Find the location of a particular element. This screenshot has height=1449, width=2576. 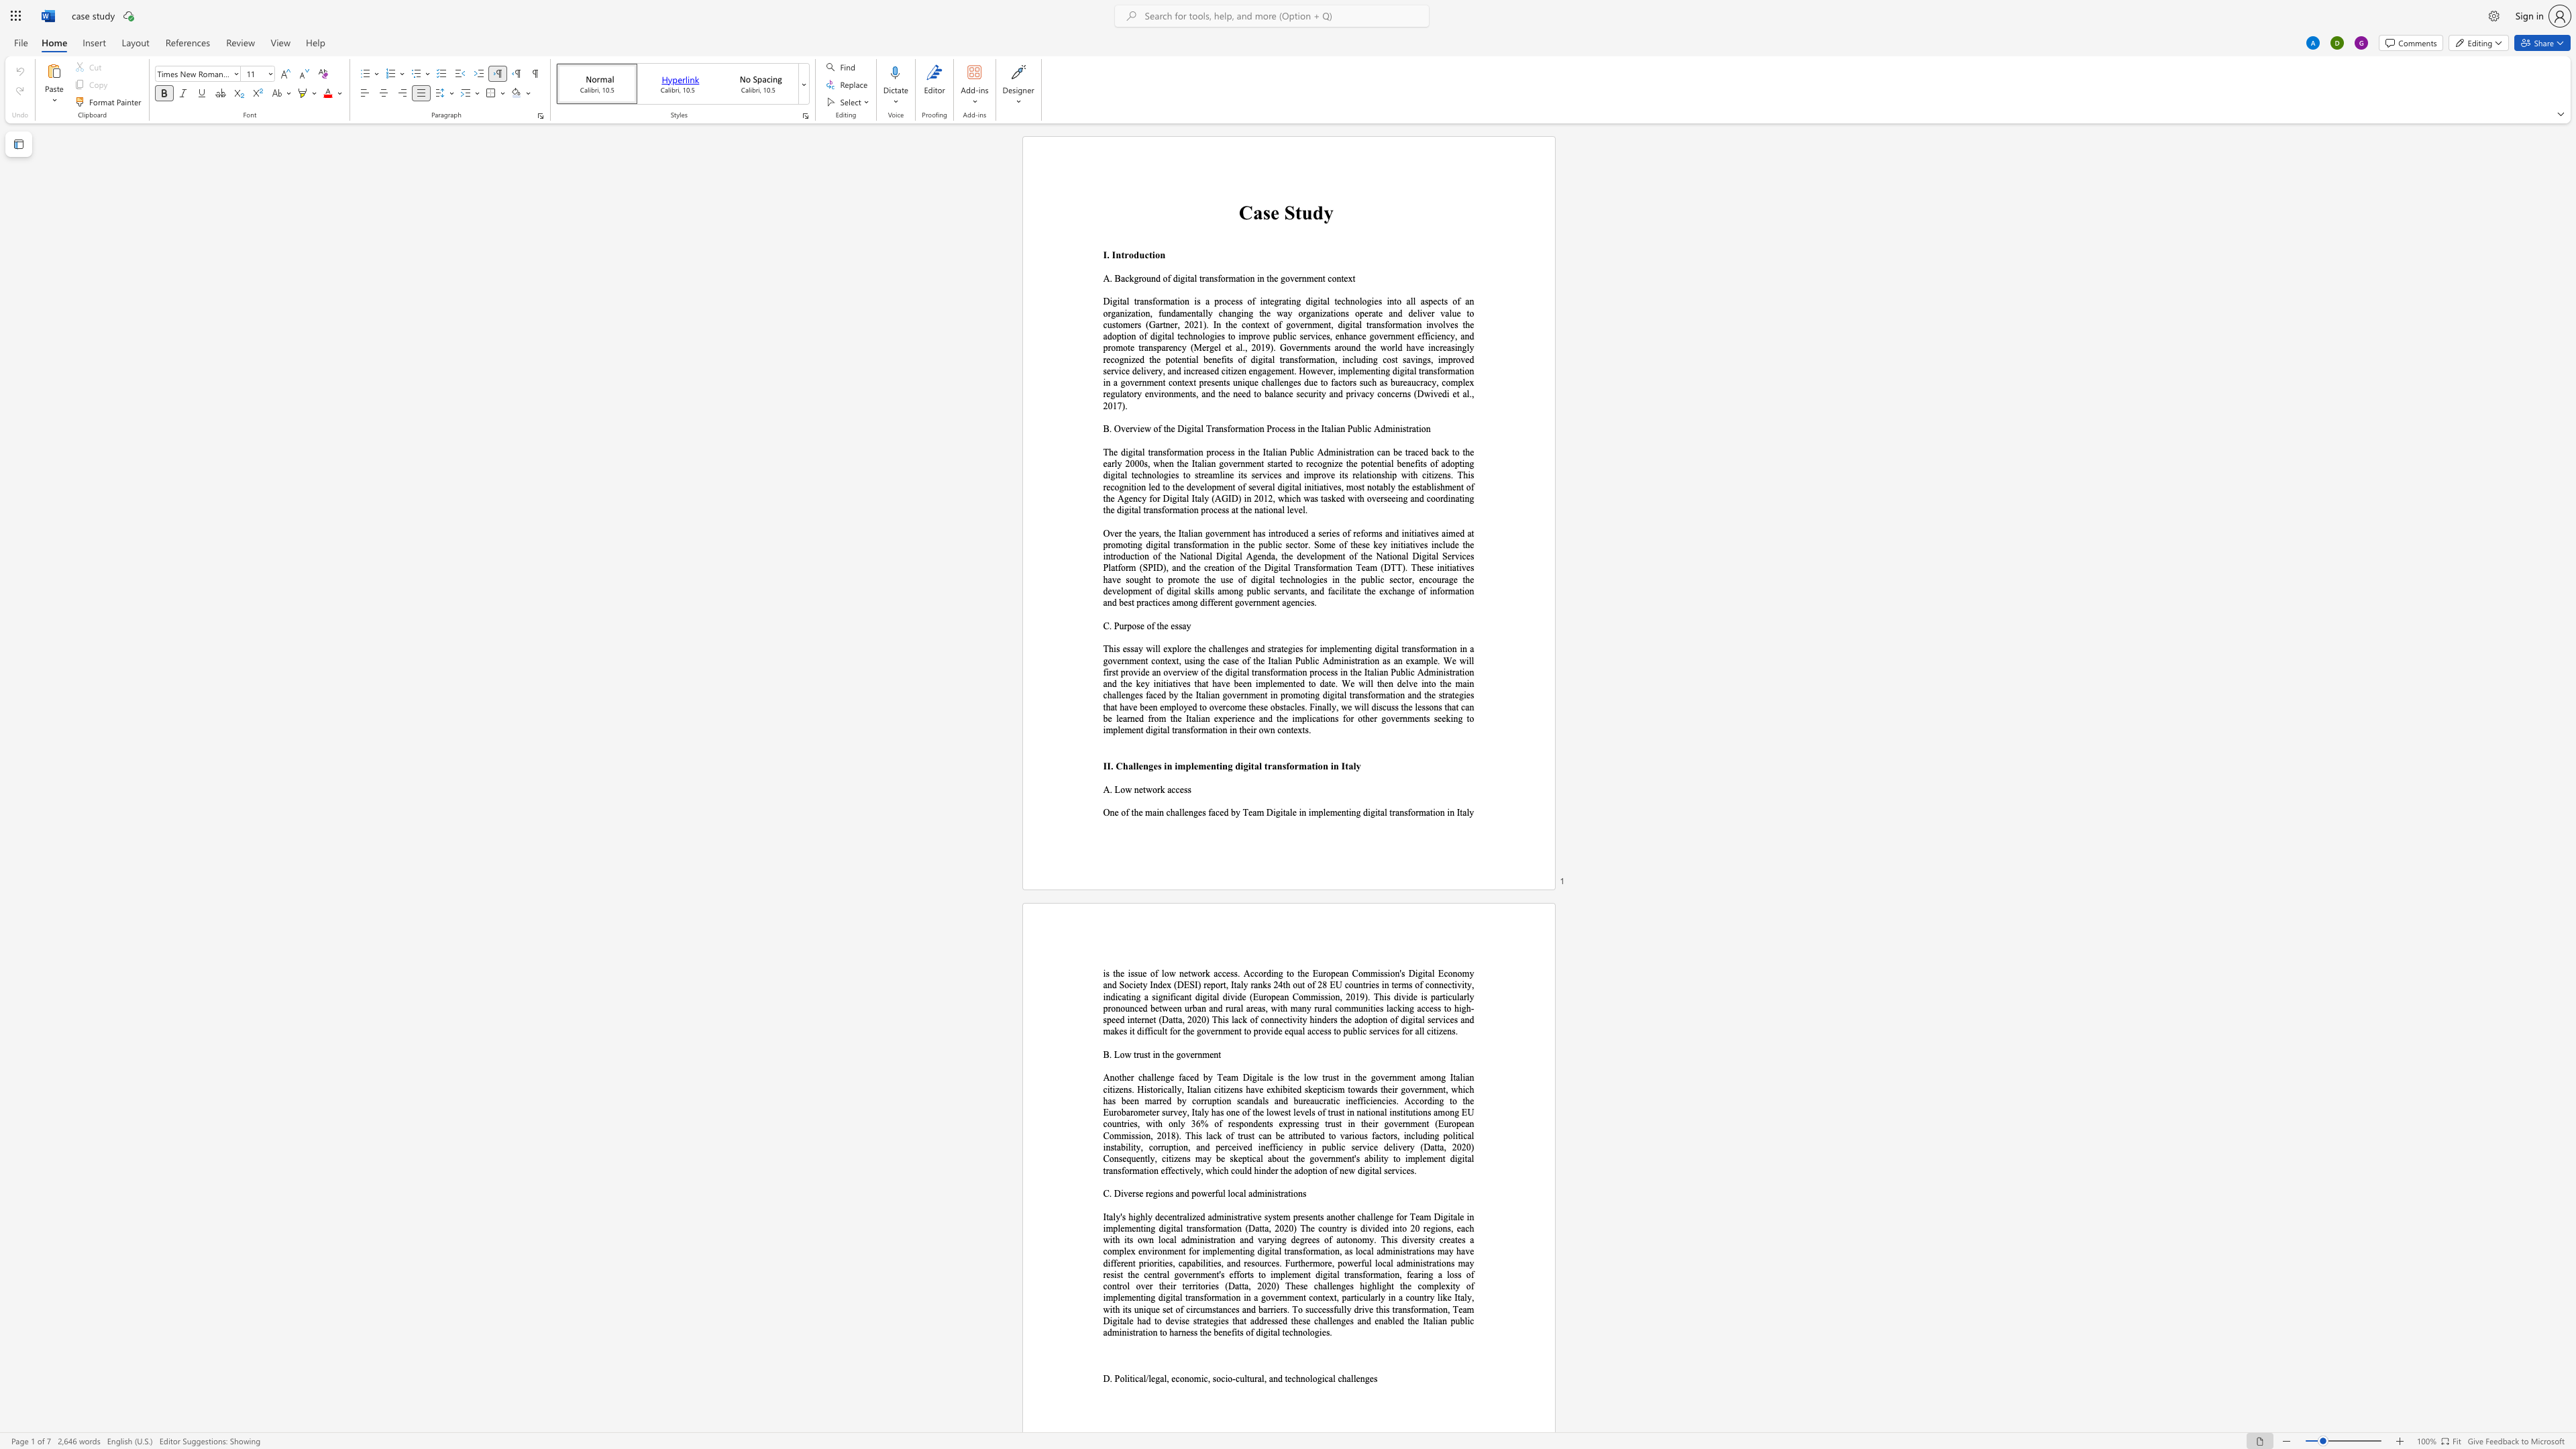

the 11th character "s" in the text is located at coordinates (1265, 1100).